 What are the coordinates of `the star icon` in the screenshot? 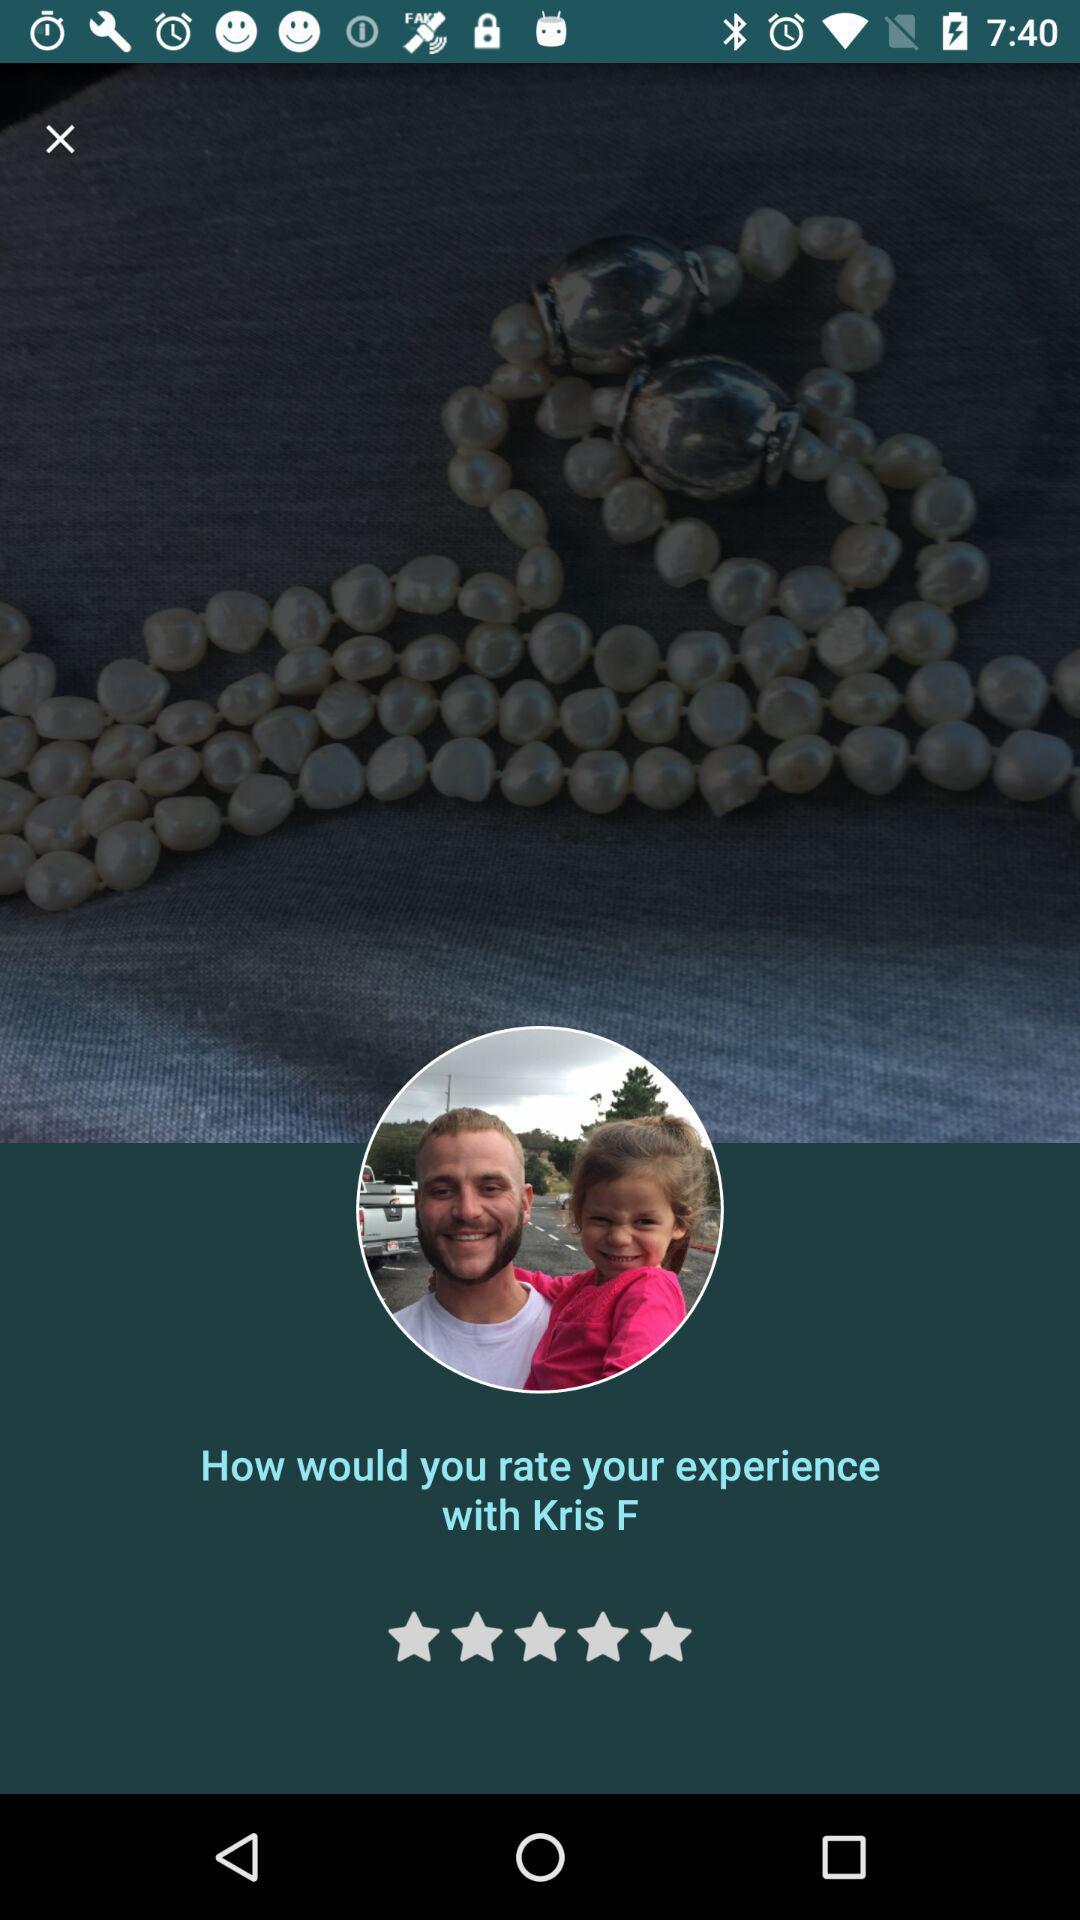 It's located at (601, 1636).